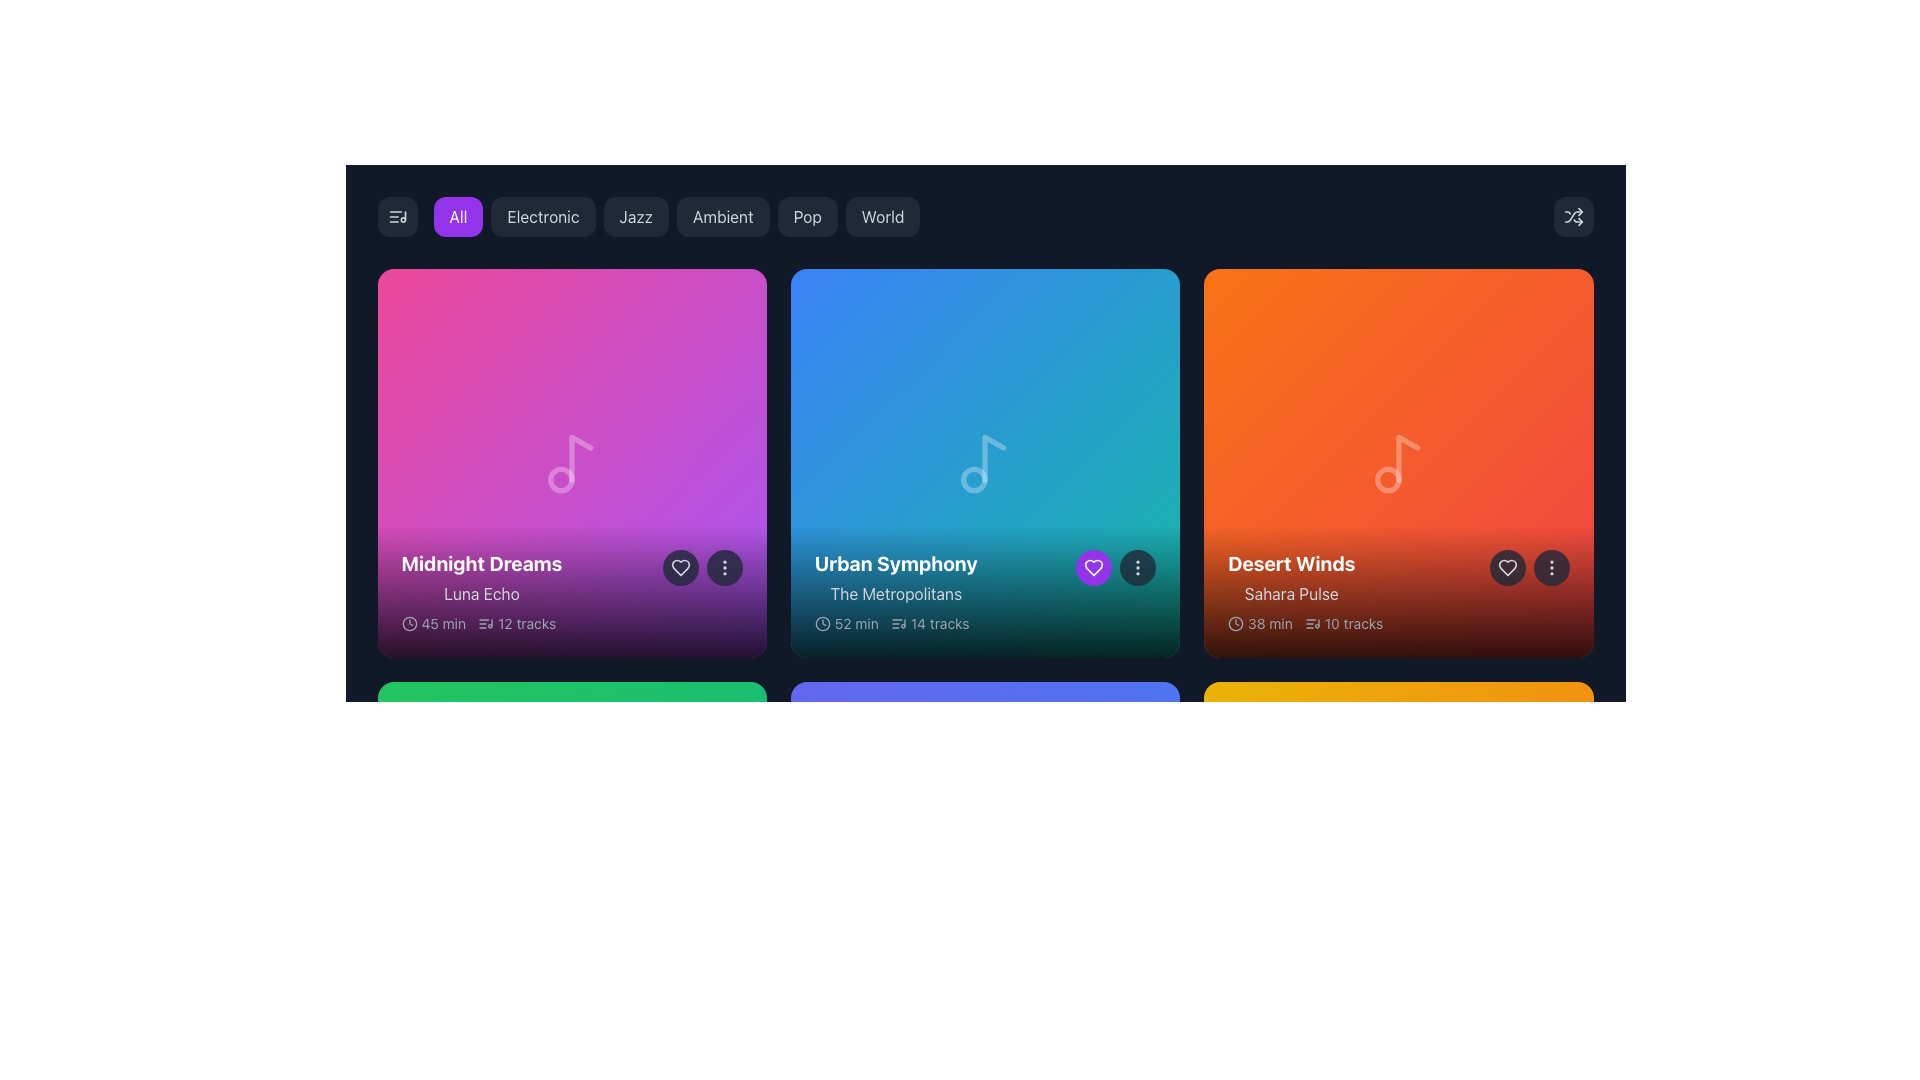  I want to click on the text display component featuring the title 'Midnight Dreams' and subtitle 'Luna Echo', located in the first card of the horizontally aligned card list, so click(481, 578).